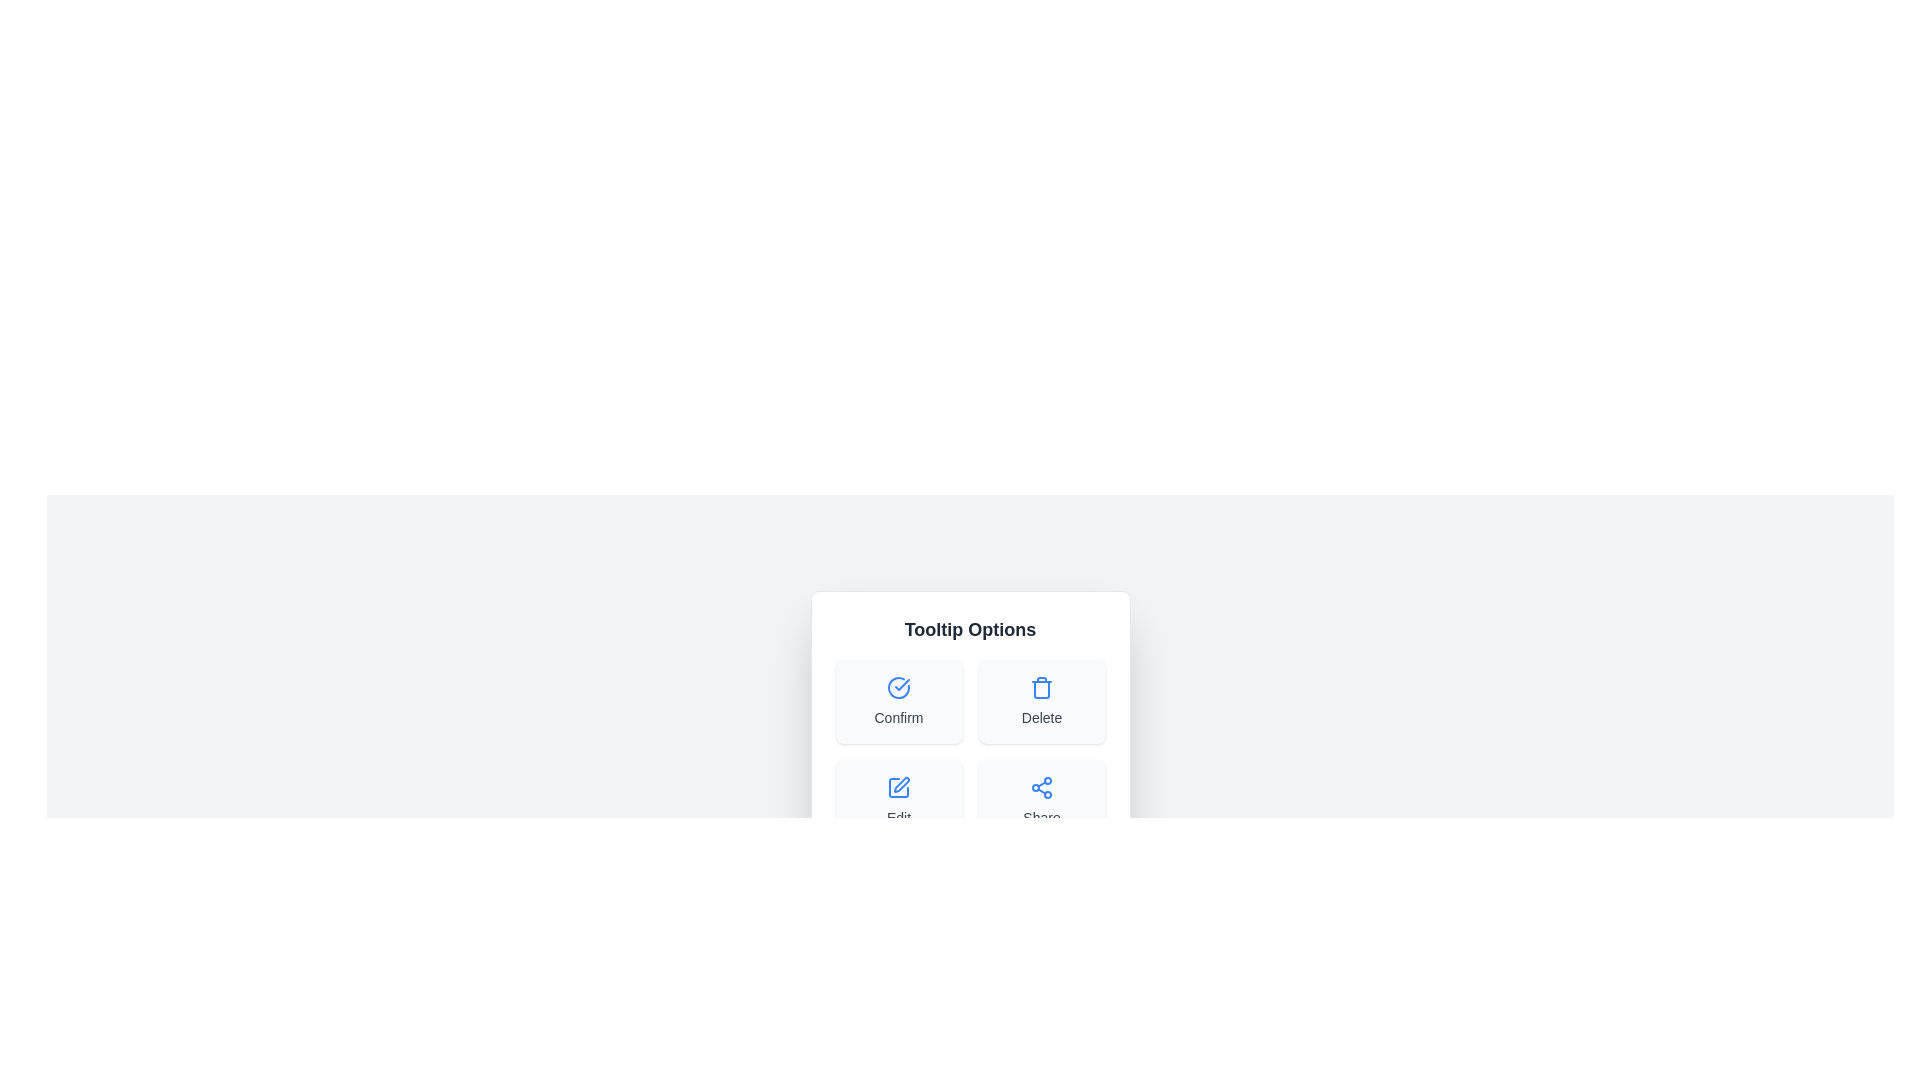 This screenshot has width=1920, height=1080. I want to click on the delete button located in the top-right quadrant of the 2x2 grid layout, so click(1040, 701).